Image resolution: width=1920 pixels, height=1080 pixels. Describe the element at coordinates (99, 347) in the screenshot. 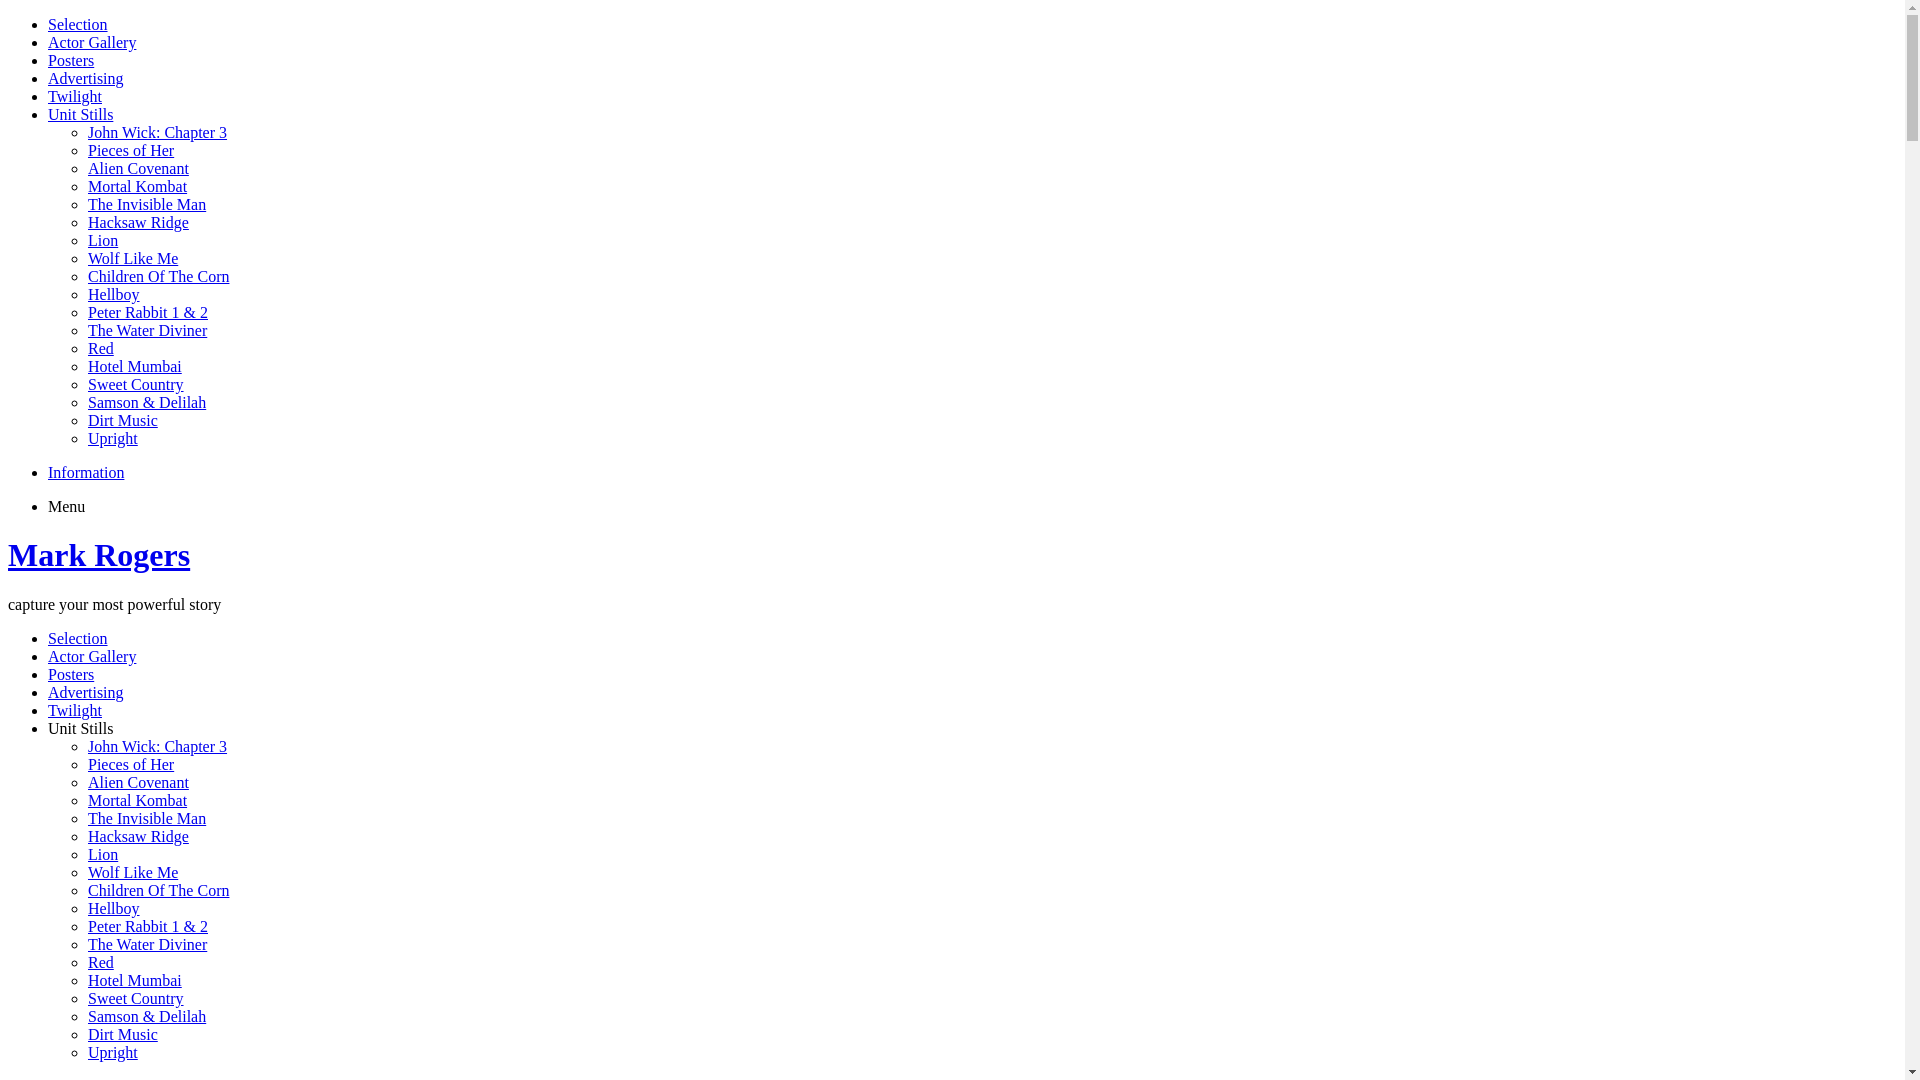

I see `'Red'` at that location.